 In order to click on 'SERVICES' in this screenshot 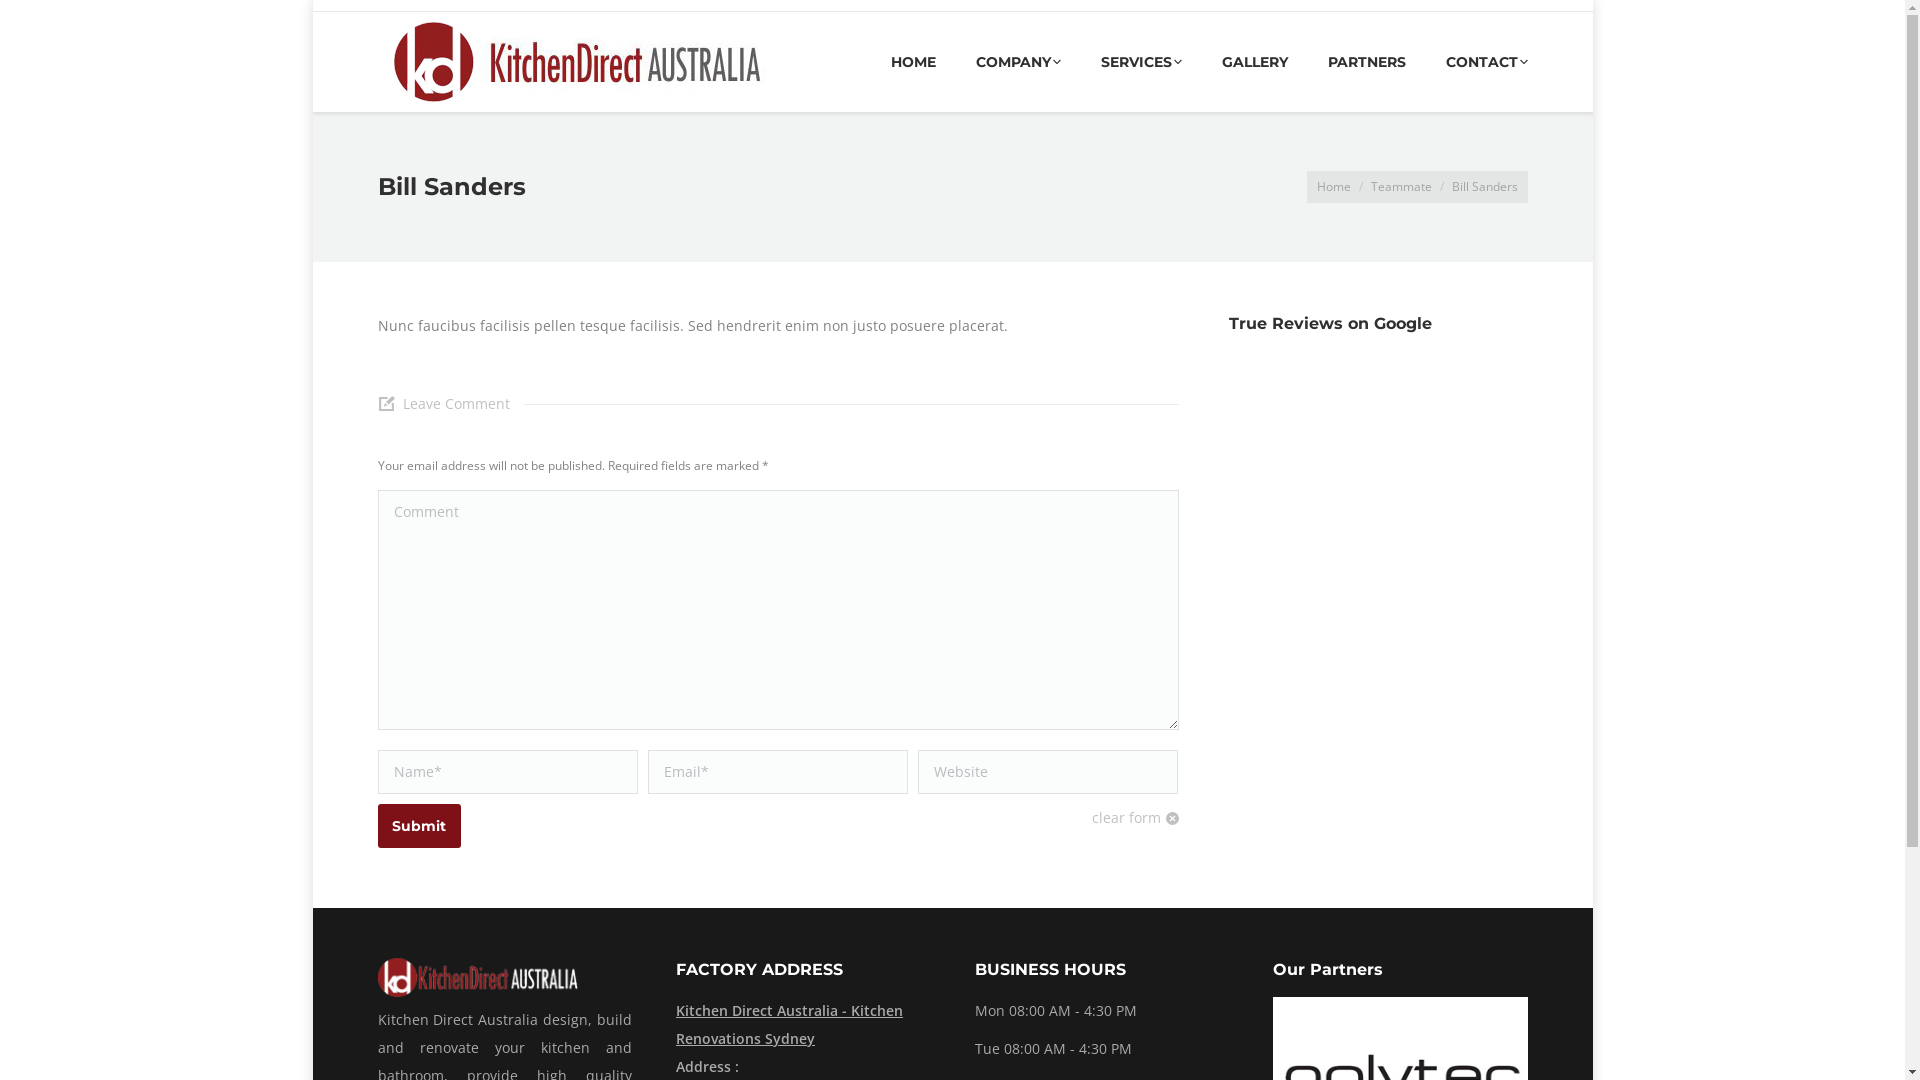, I will do `click(1140, 60)`.